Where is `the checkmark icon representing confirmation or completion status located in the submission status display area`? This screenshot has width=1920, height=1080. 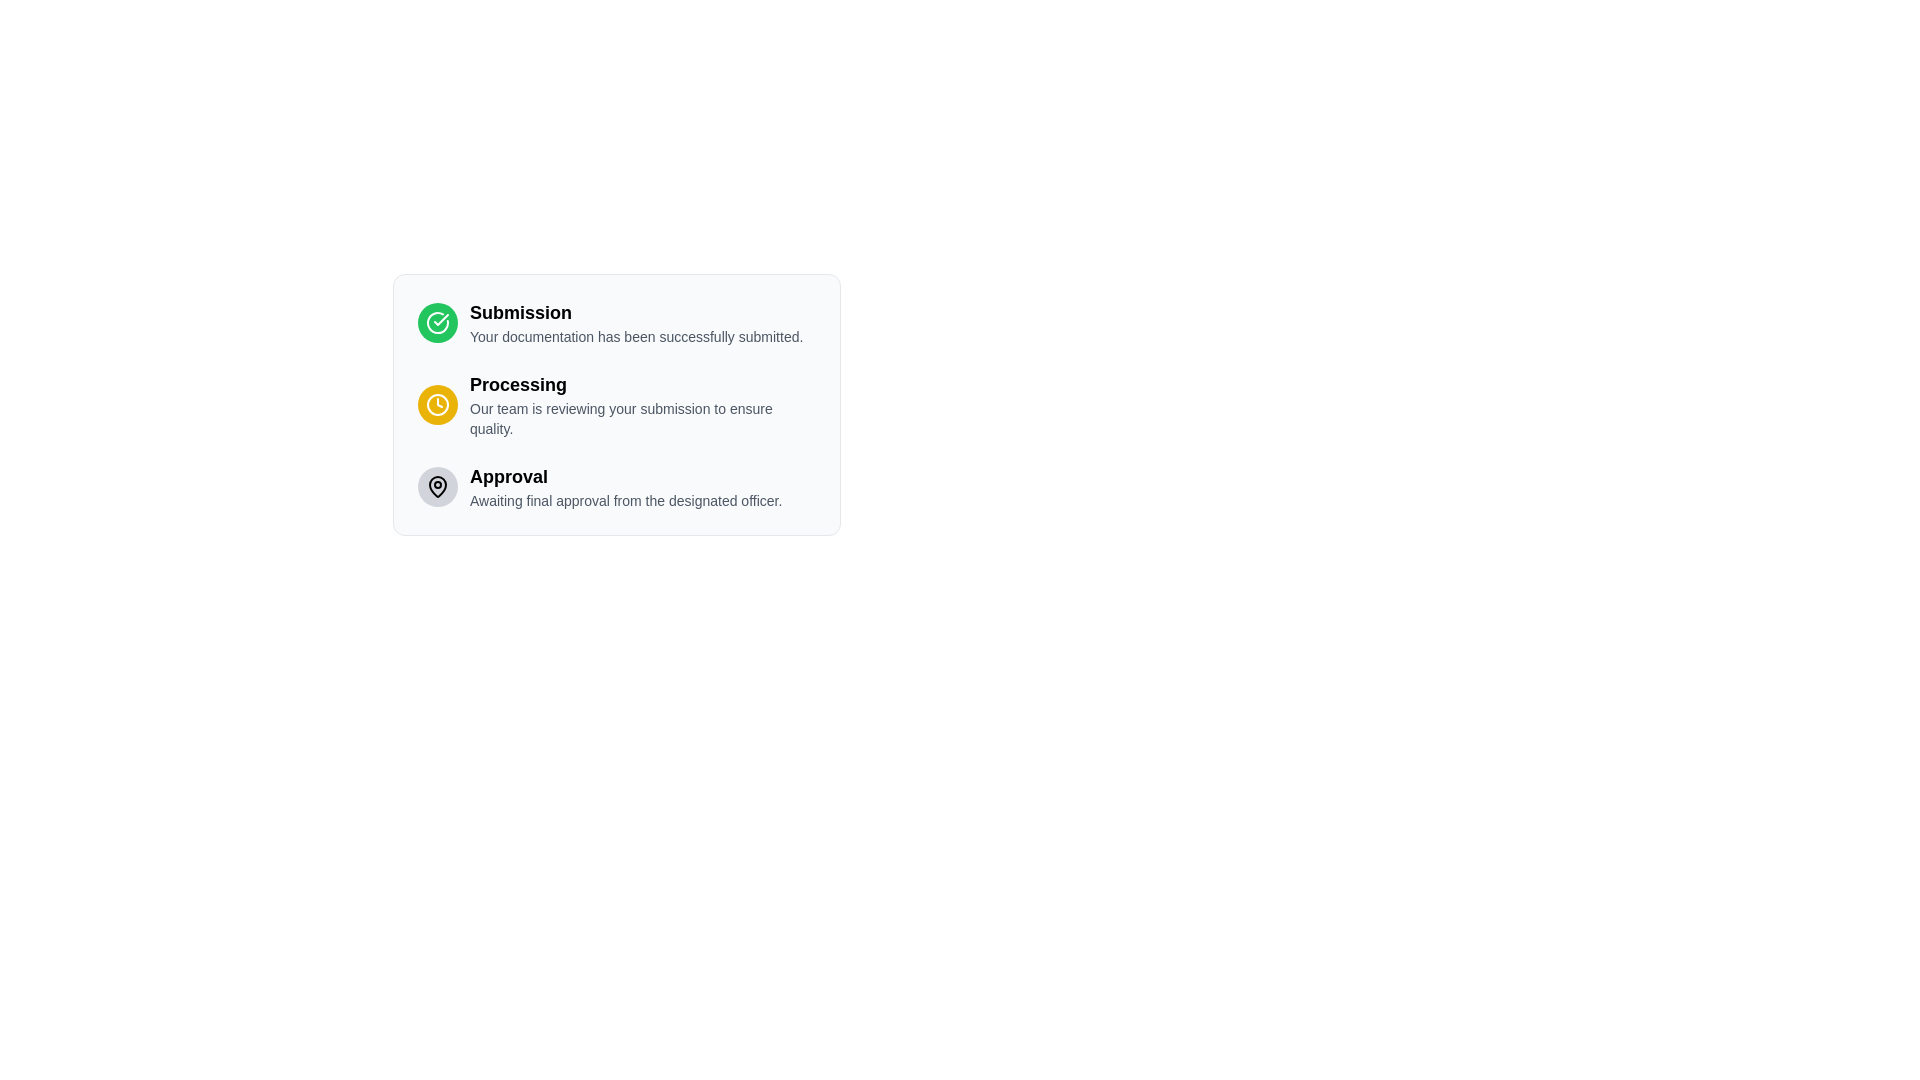
the checkmark icon representing confirmation or completion status located in the submission status display area is located at coordinates (440, 319).